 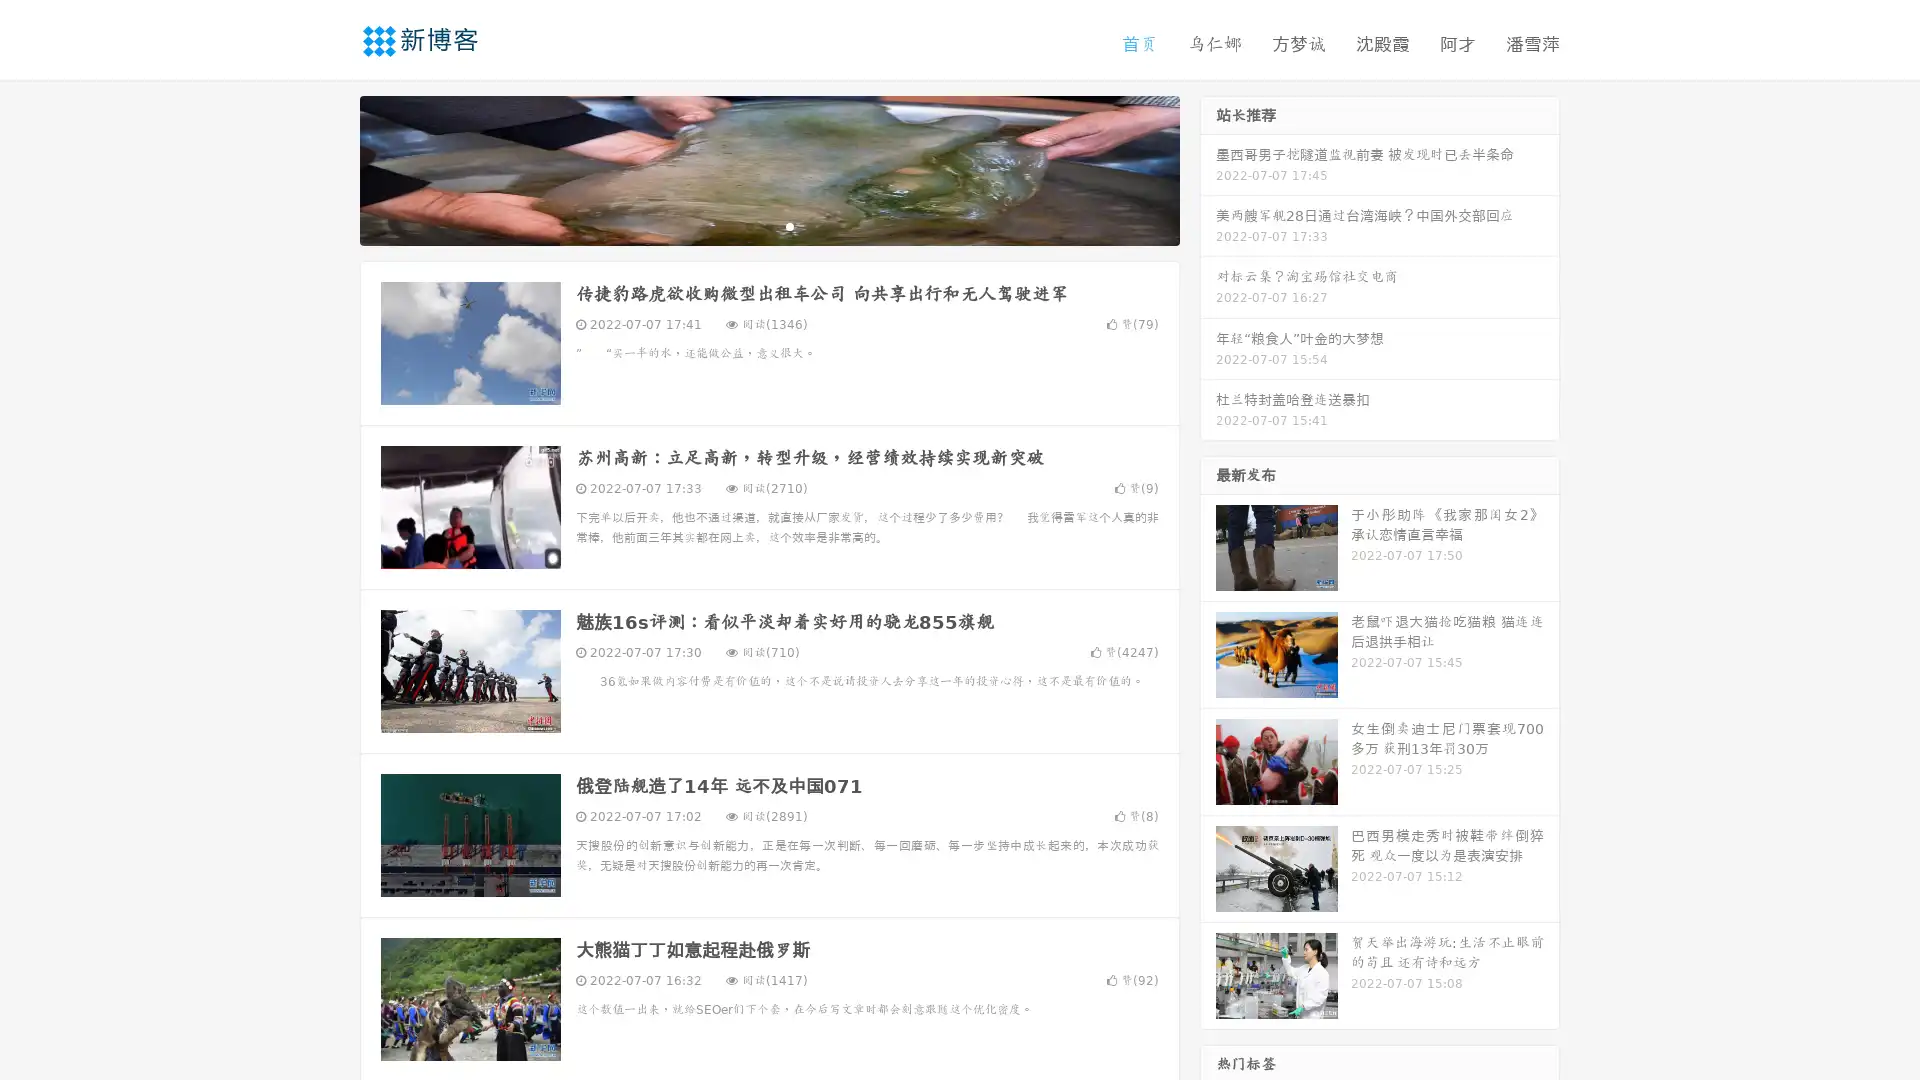 I want to click on Go to slide 3, so click(x=789, y=225).